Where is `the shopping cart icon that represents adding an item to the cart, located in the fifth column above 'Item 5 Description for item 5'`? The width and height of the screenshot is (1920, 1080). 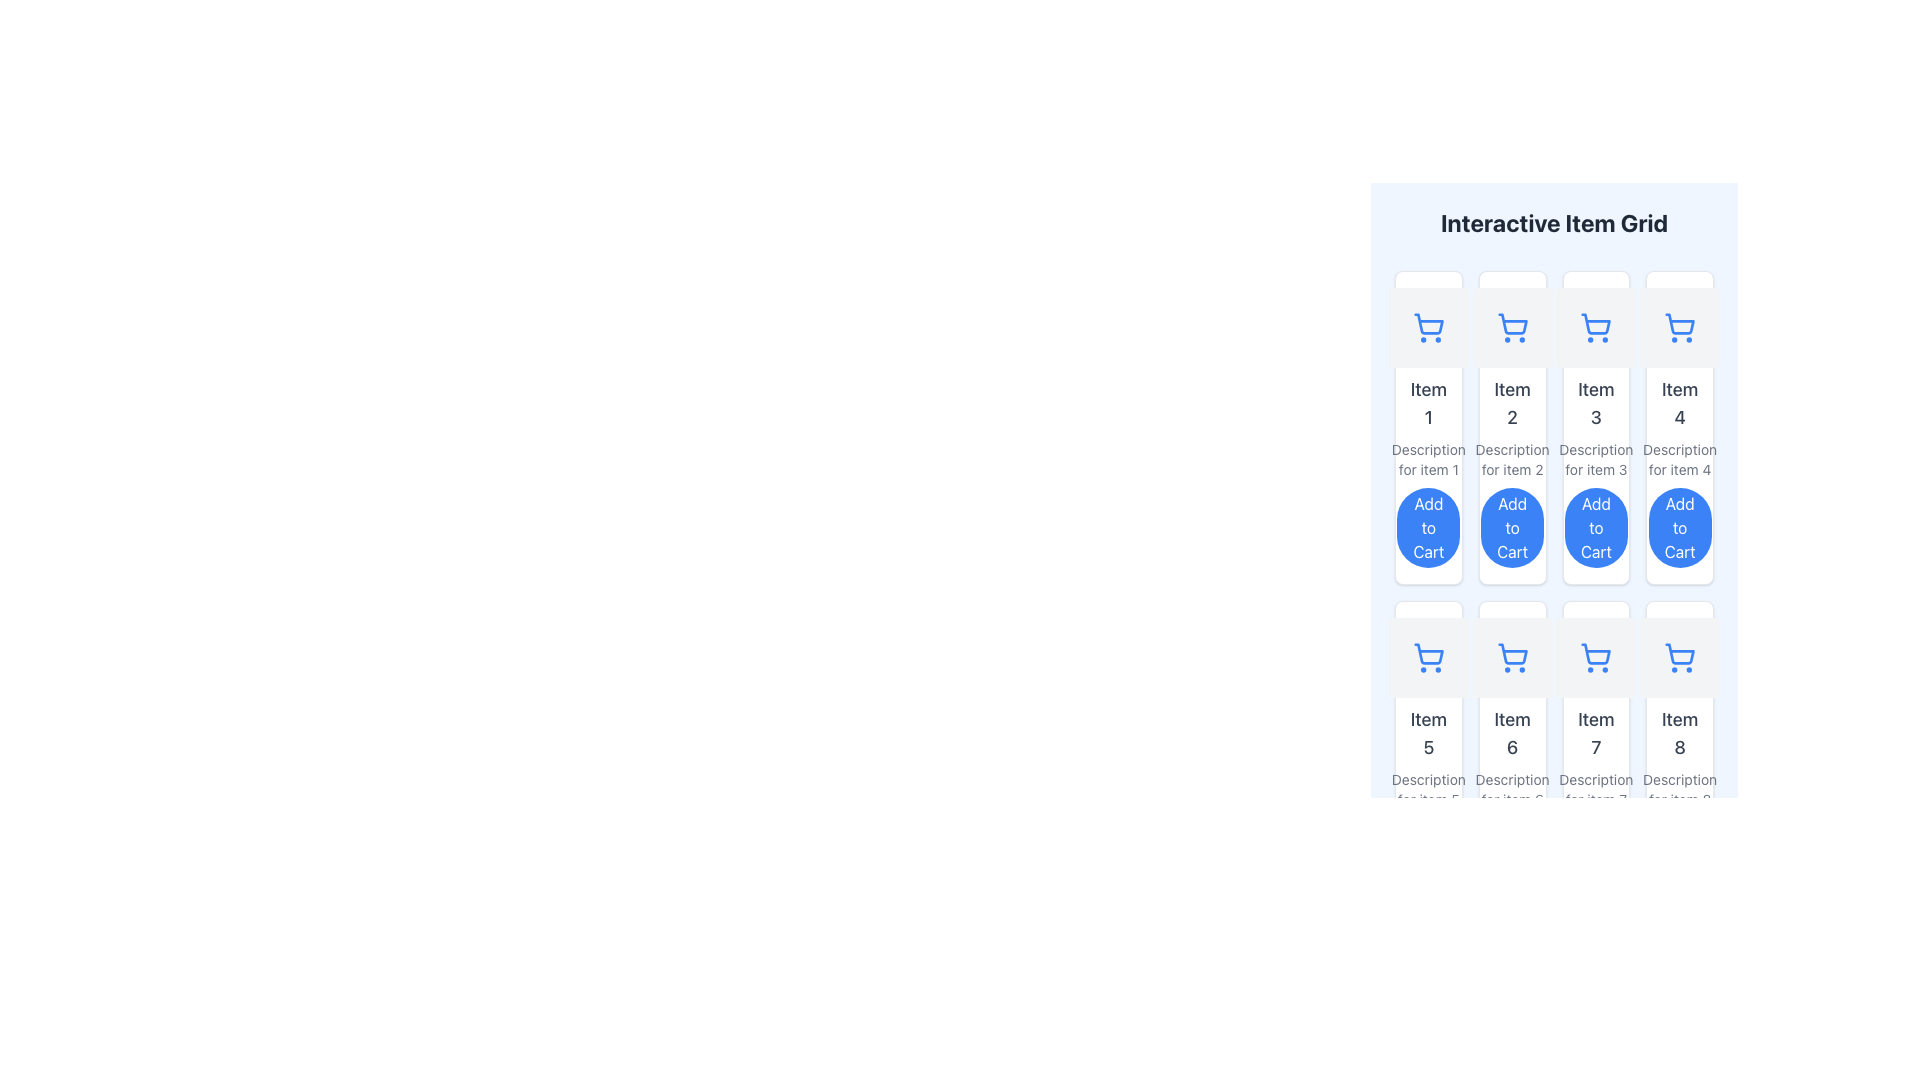
the shopping cart icon that represents adding an item to the cart, located in the fifth column above 'Item 5 Description for item 5' is located at coordinates (1428, 654).